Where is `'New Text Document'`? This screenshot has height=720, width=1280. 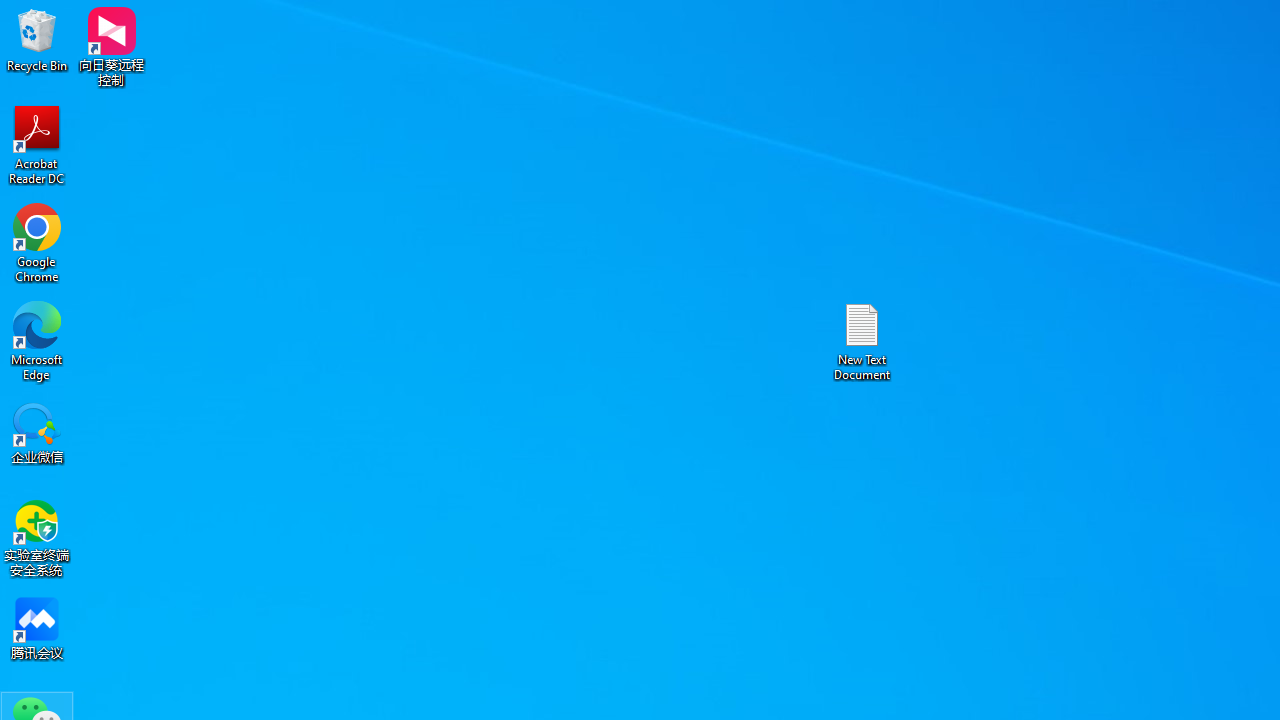
'New Text Document' is located at coordinates (862, 340).